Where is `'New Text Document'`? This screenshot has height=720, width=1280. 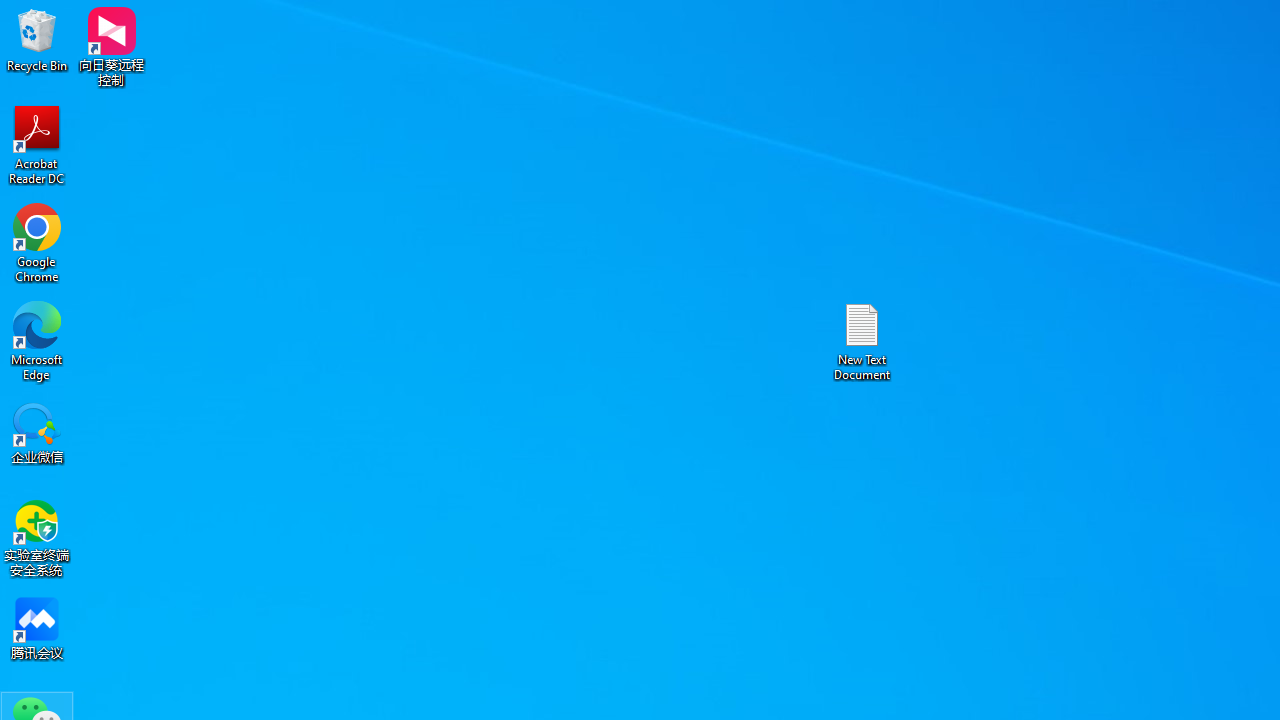
'New Text Document' is located at coordinates (862, 340).